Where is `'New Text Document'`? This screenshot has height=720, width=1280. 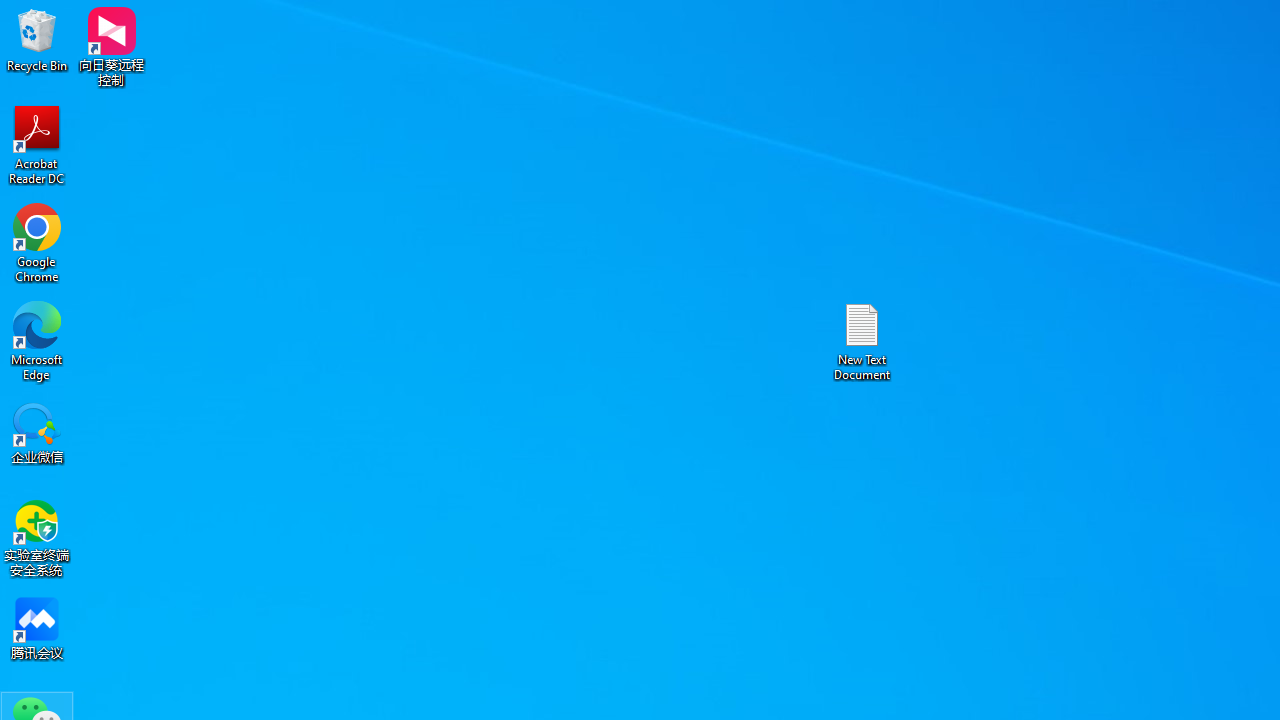
'New Text Document' is located at coordinates (862, 340).